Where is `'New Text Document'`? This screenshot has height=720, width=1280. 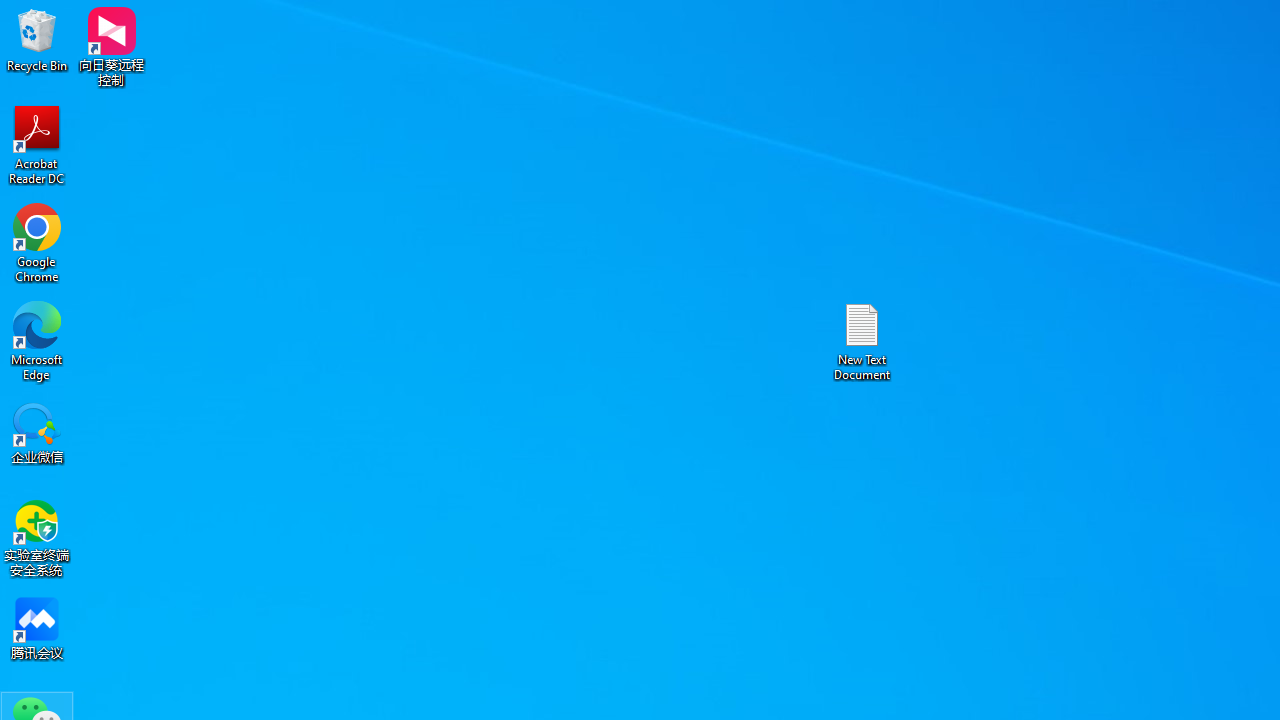
'New Text Document' is located at coordinates (862, 340).